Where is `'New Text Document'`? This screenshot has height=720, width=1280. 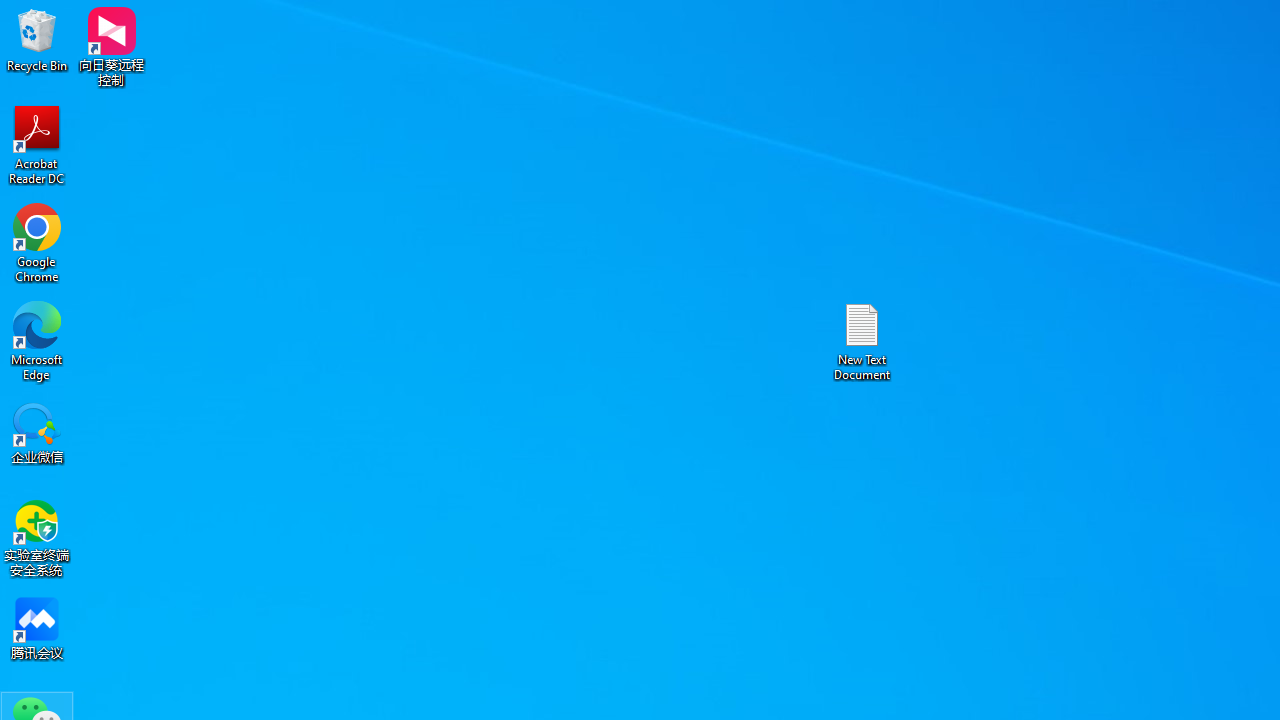
'New Text Document' is located at coordinates (862, 340).